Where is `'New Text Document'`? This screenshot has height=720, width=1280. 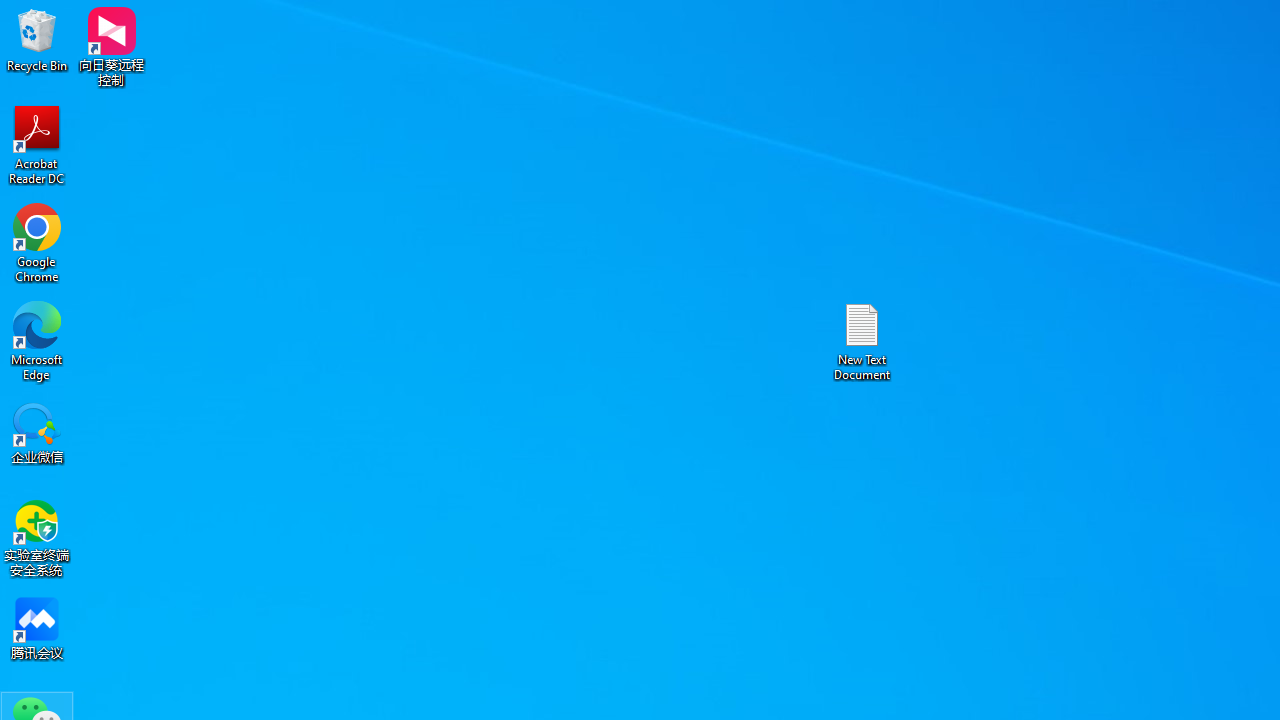
'New Text Document' is located at coordinates (862, 340).